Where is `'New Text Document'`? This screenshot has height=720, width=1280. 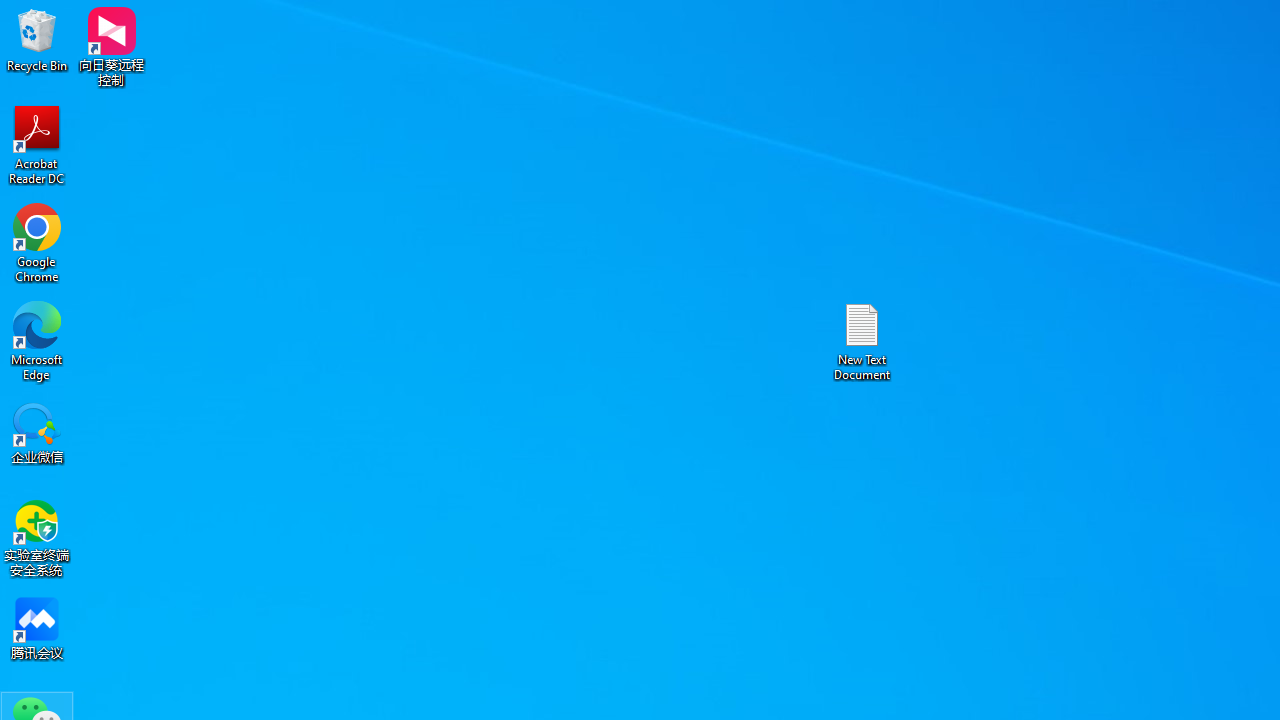
'New Text Document' is located at coordinates (862, 340).